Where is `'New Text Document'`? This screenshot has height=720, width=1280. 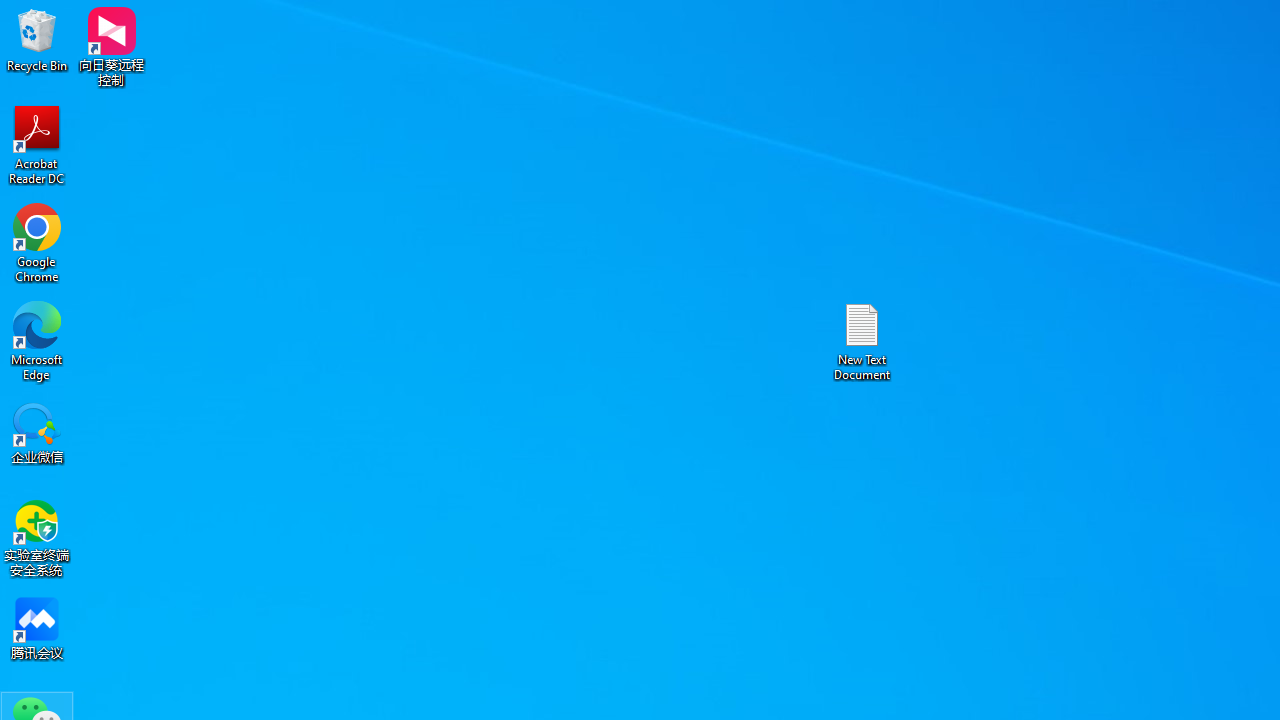
'New Text Document' is located at coordinates (862, 340).